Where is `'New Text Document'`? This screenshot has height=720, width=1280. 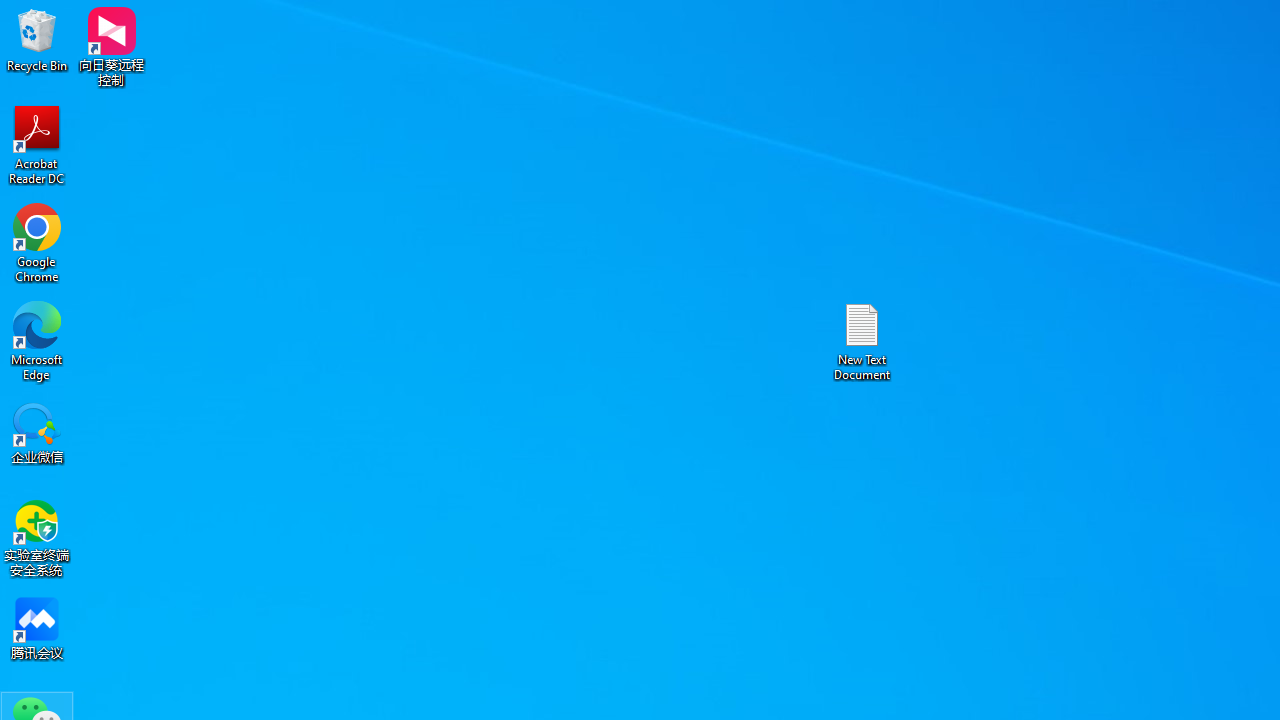
'New Text Document' is located at coordinates (862, 340).